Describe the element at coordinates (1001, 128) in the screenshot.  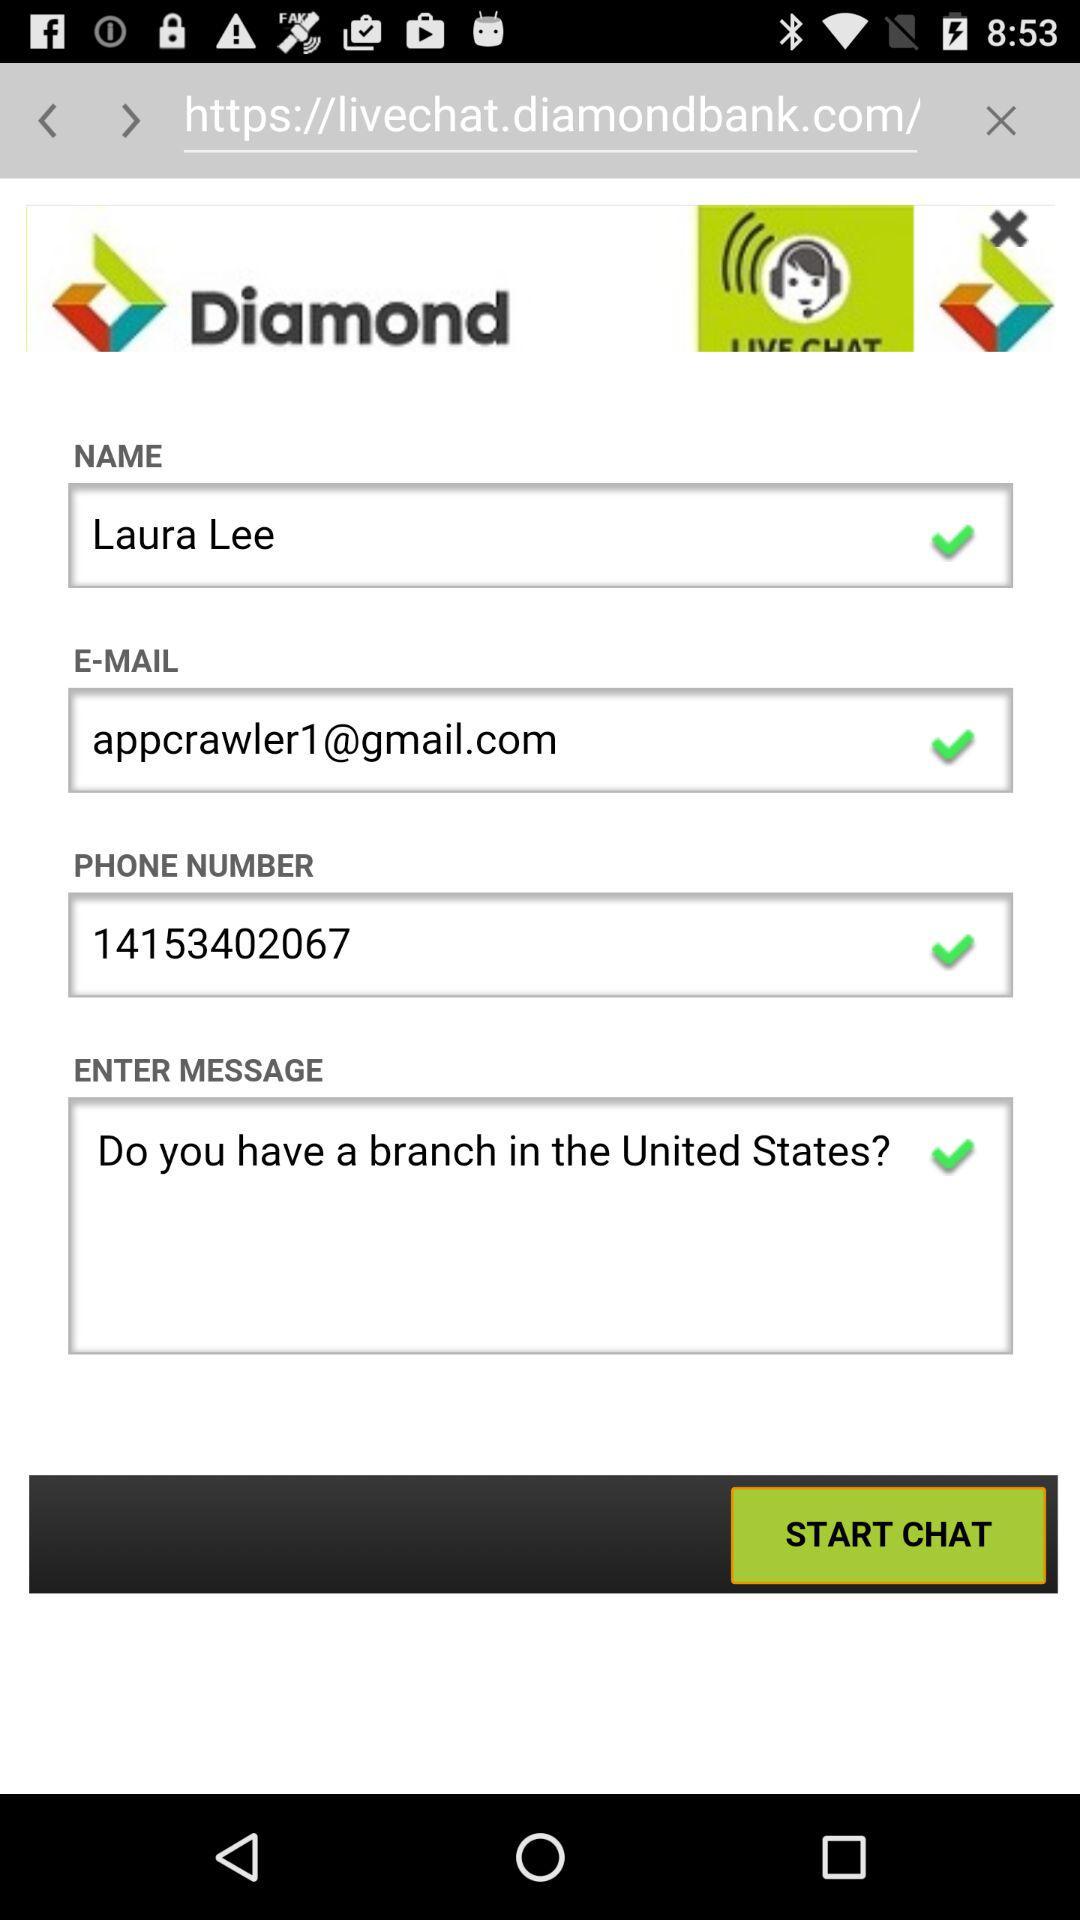
I see `the close icon` at that location.